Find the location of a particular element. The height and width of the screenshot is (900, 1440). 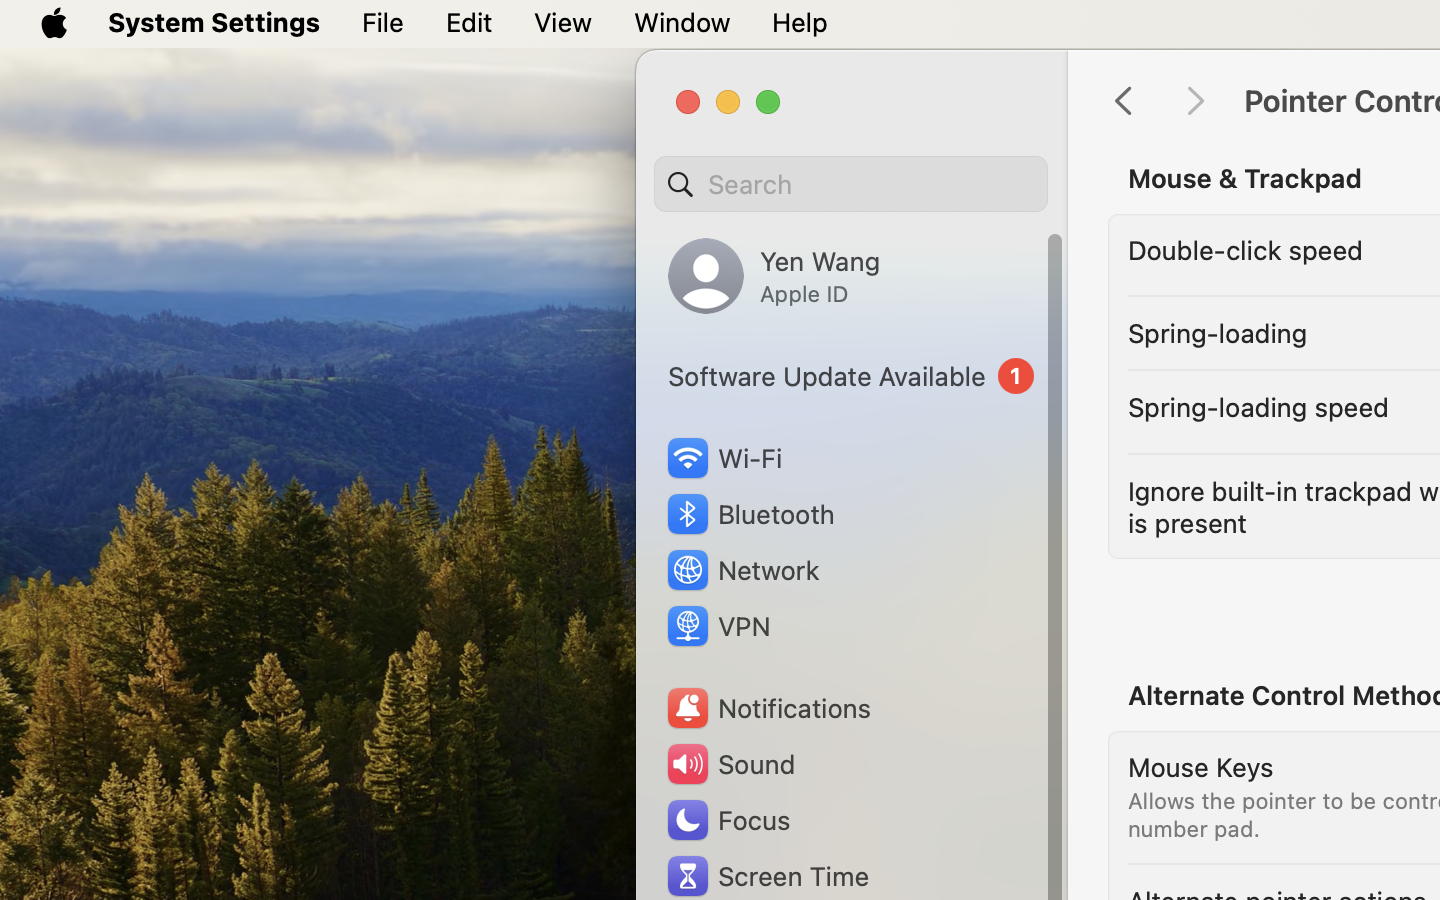

'VPN' is located at coordinates (716, 626).